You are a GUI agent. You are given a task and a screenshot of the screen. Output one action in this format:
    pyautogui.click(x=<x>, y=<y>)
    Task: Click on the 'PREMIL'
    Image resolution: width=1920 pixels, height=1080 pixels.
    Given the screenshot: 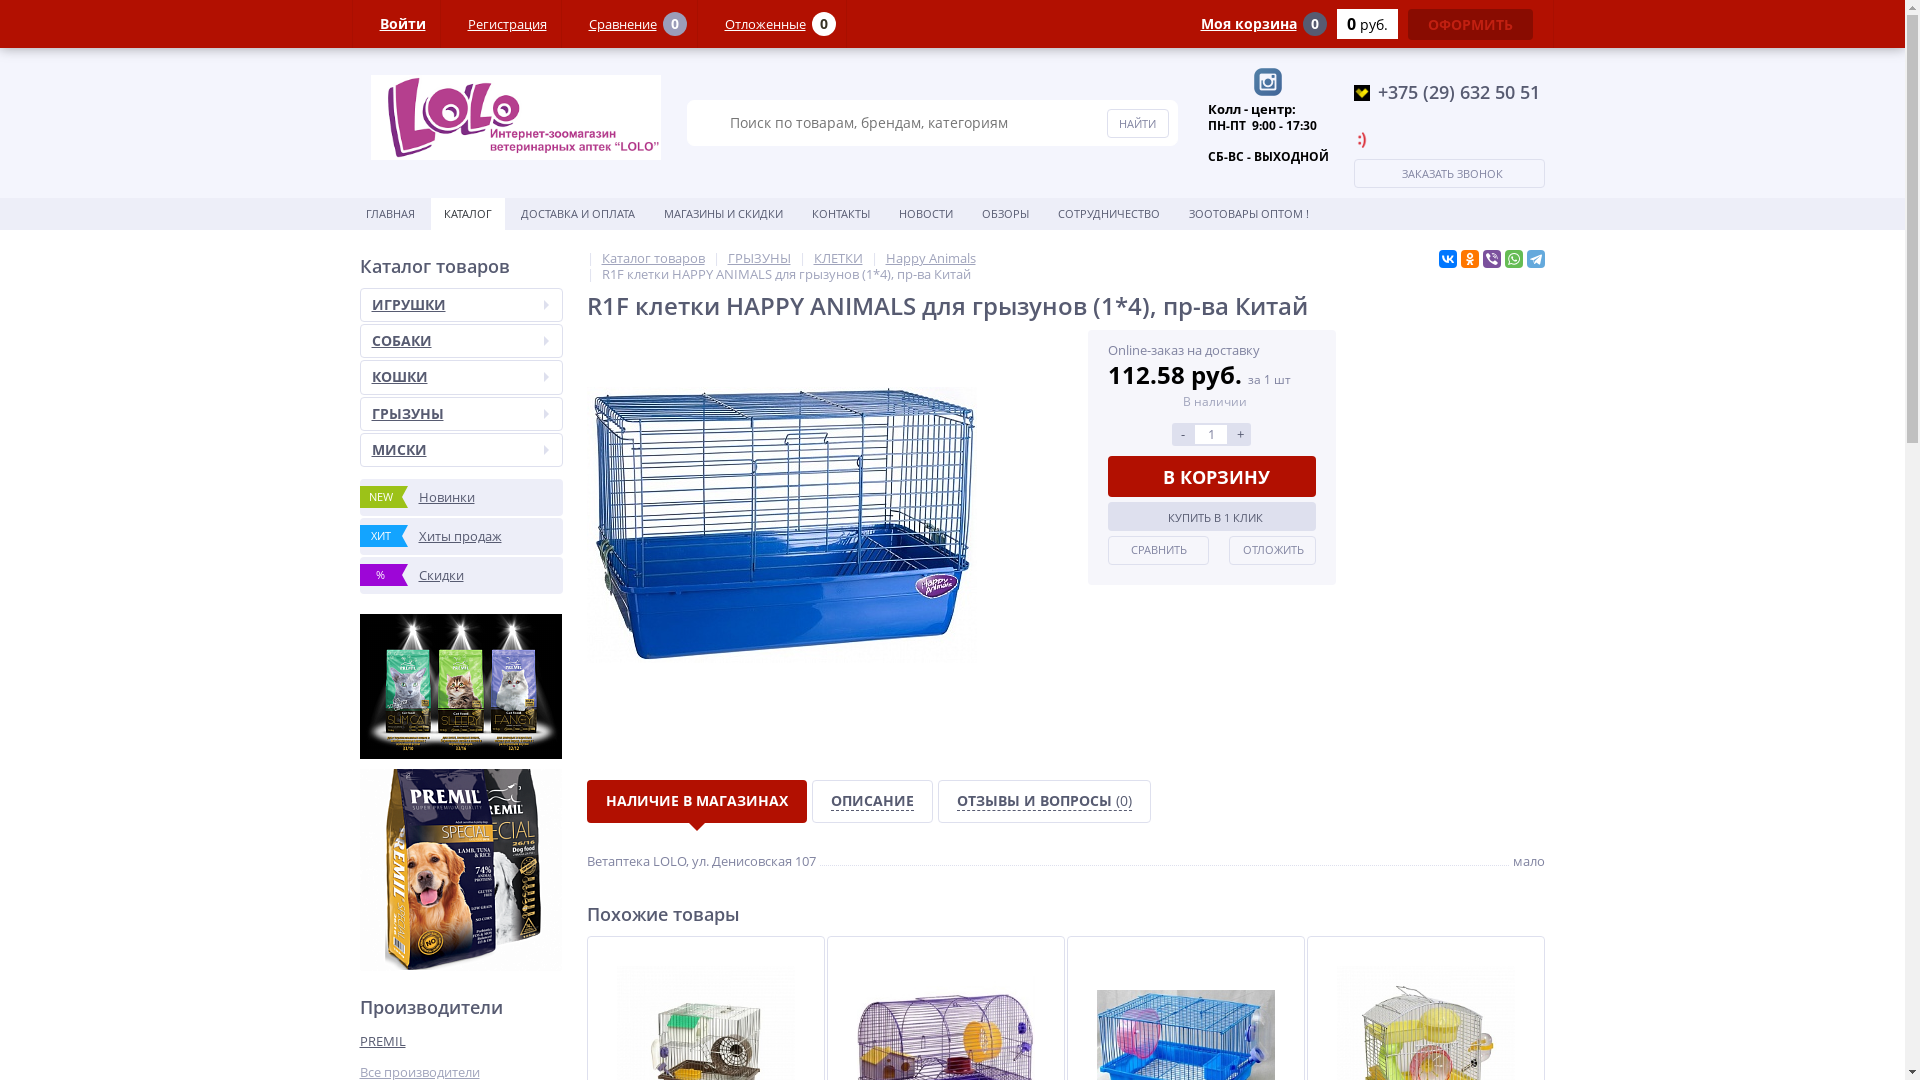 What is the action you would take?
    pyautogui.click(x=410, y=1040)
    